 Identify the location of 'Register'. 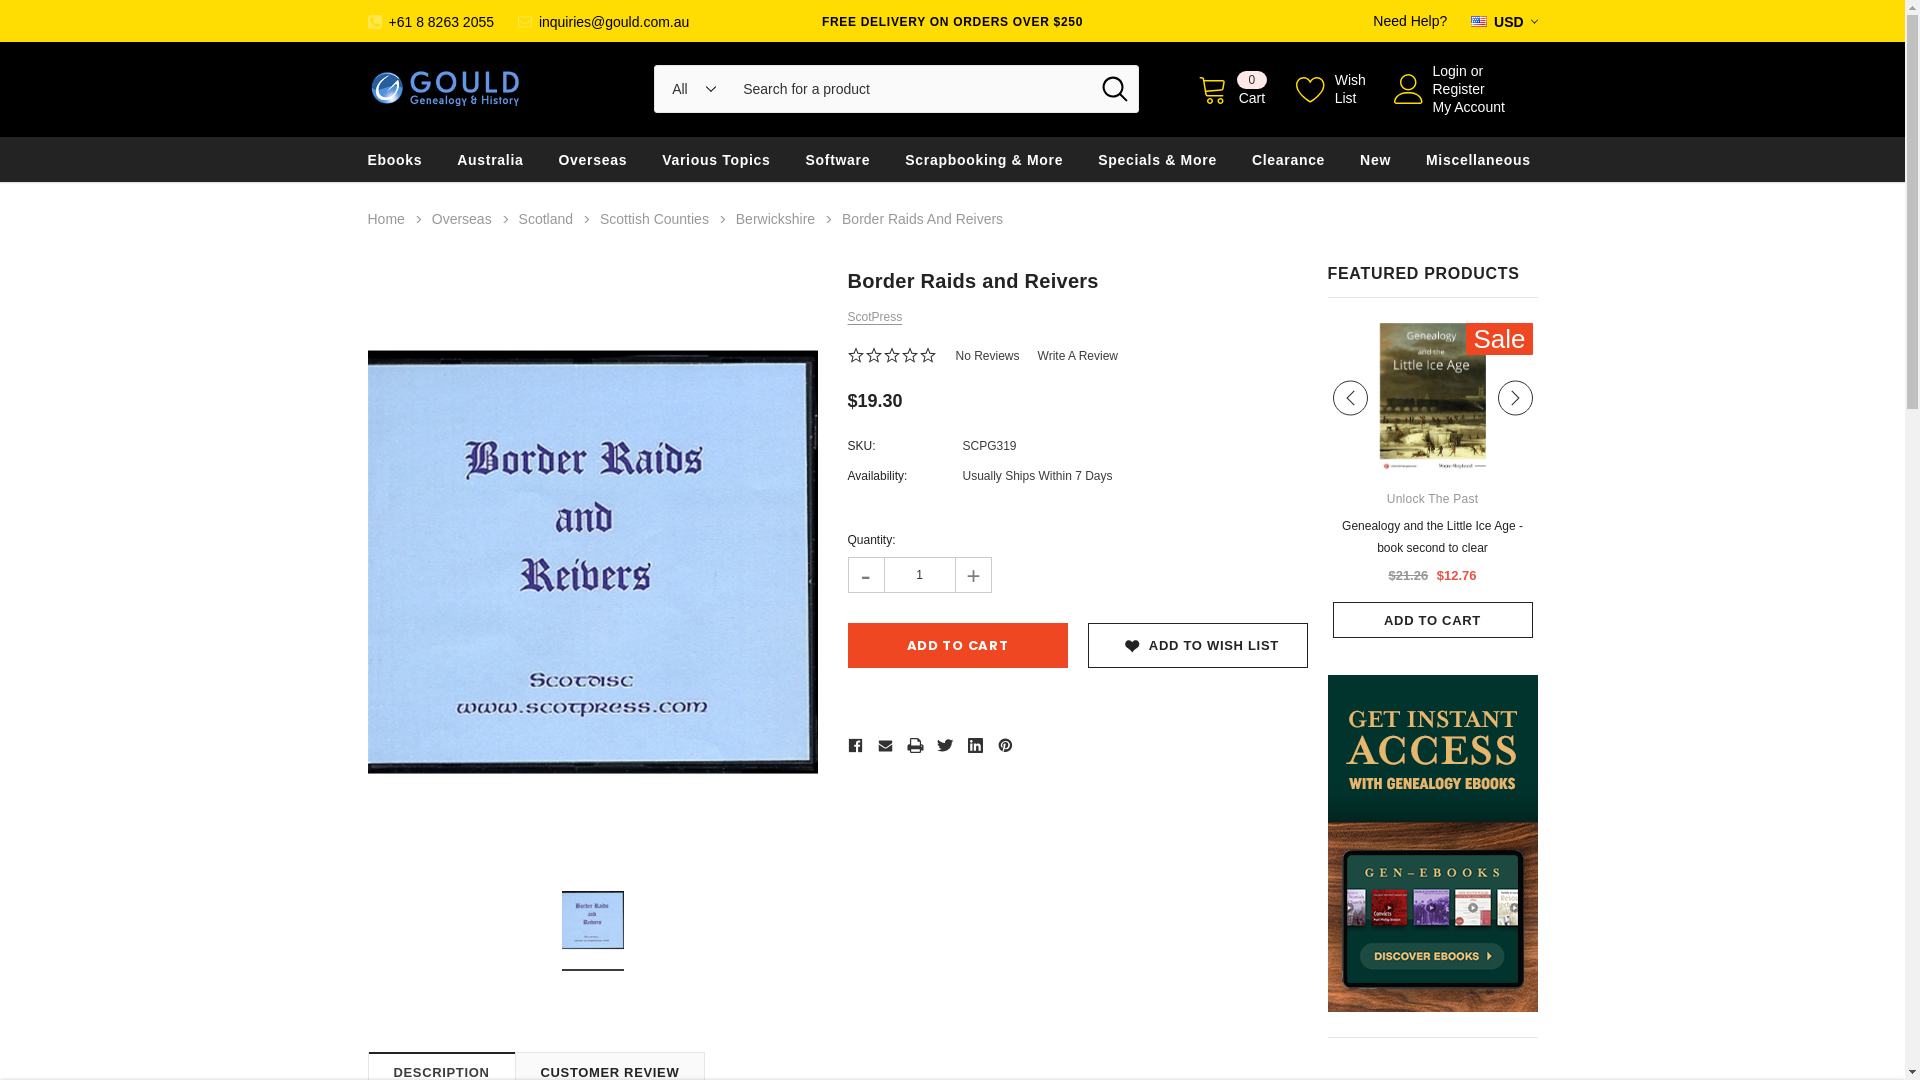
(1458, 87).